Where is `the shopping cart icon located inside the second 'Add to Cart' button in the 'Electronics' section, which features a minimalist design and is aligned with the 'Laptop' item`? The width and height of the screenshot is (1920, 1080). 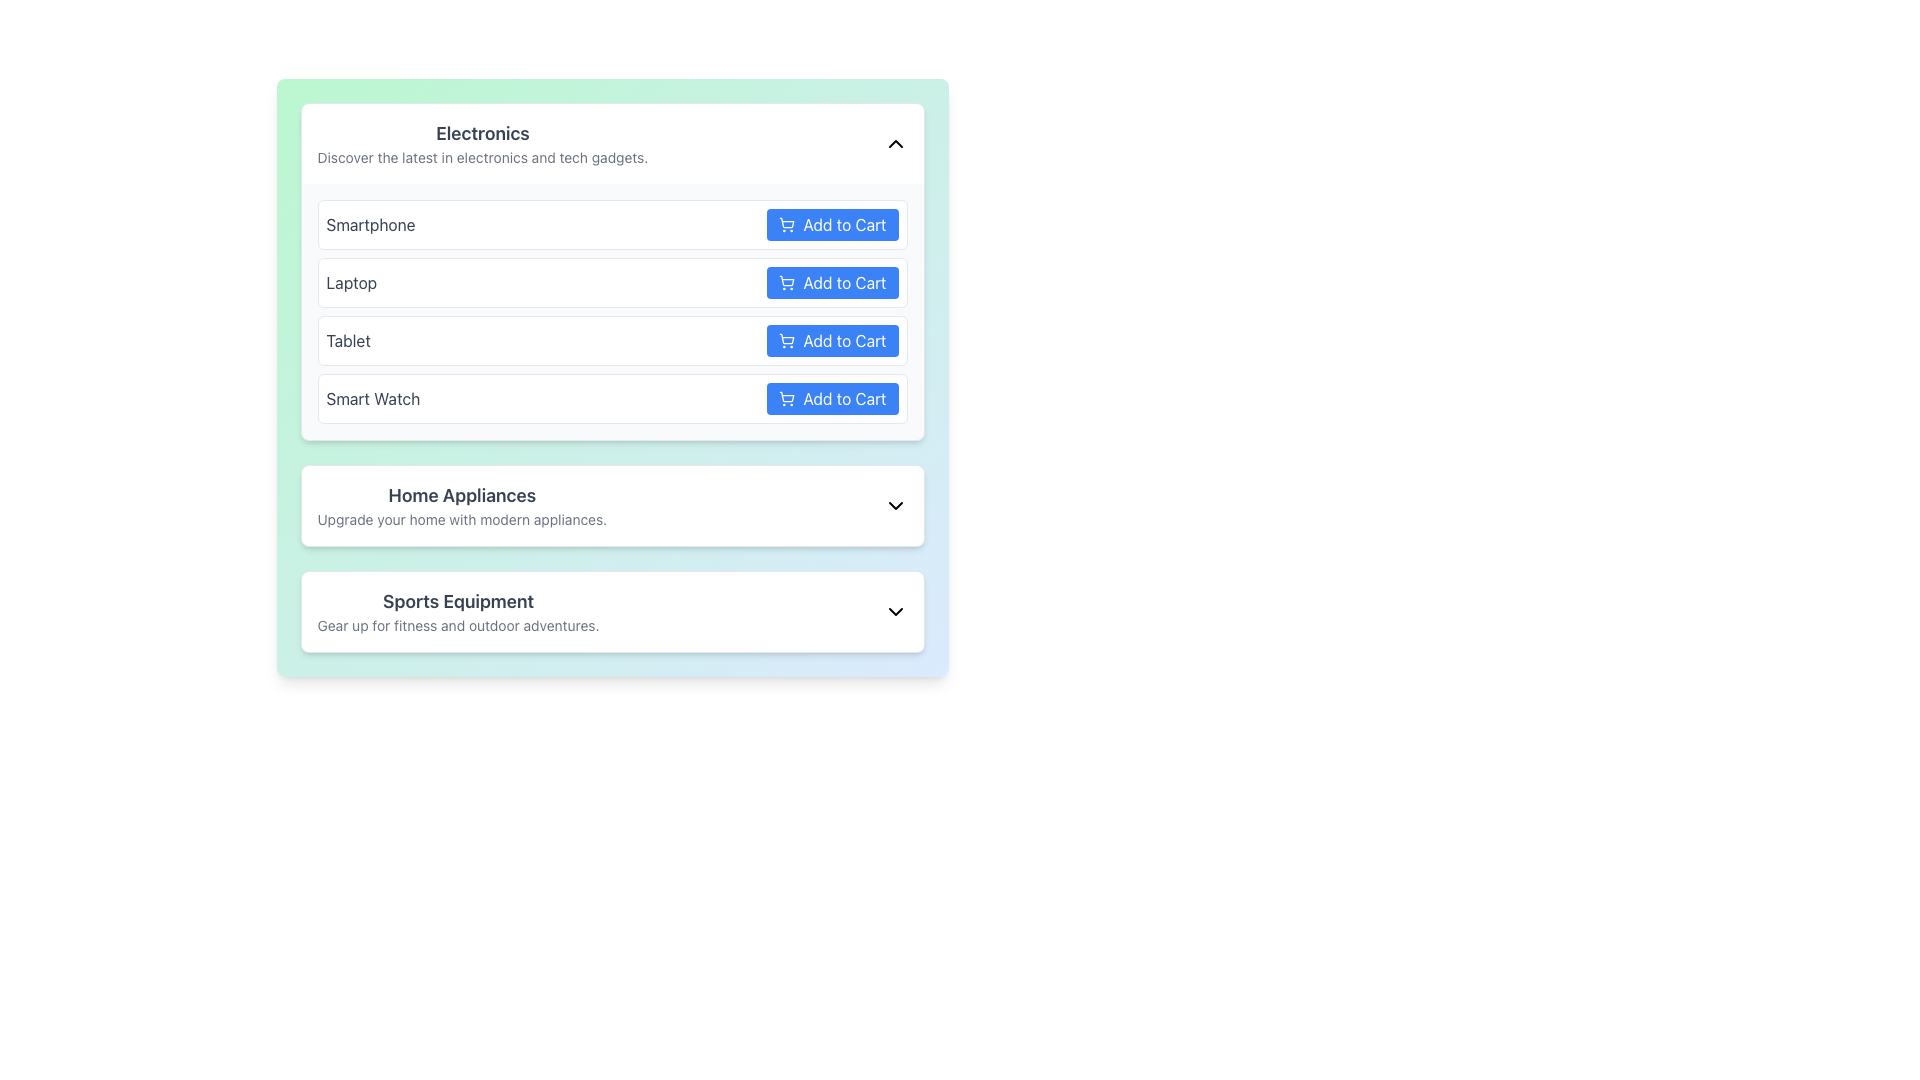
the shopping cart icon located inside the second 'Add to Cart' button in the 'Electronics' section, which features a minimalist design and is aligned with the 'Laptop' item is located at coordinates (786, 282).